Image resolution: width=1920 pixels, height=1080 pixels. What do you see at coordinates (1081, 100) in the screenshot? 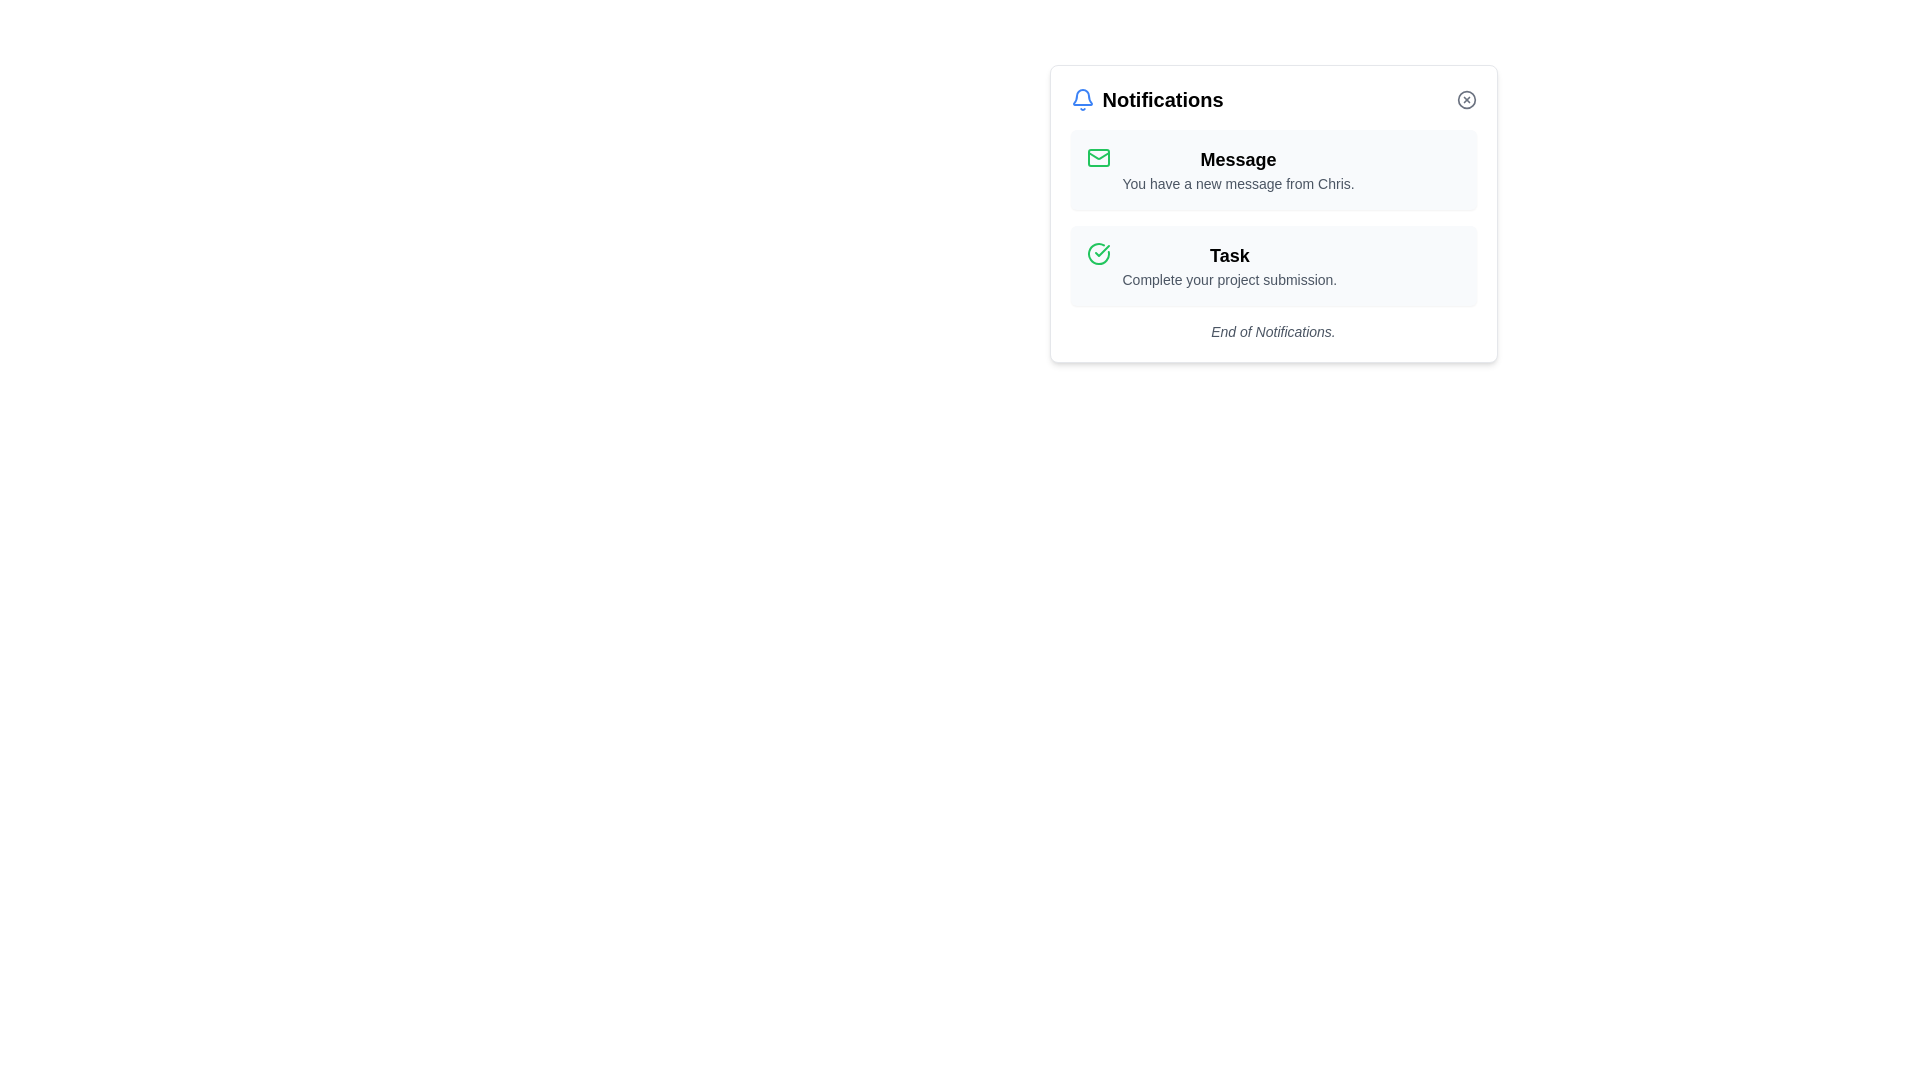
I see `the blue bell icon located in the notification header, which is positioned to the left of the 'Notifications' text` at bounding box center [1081, 100].